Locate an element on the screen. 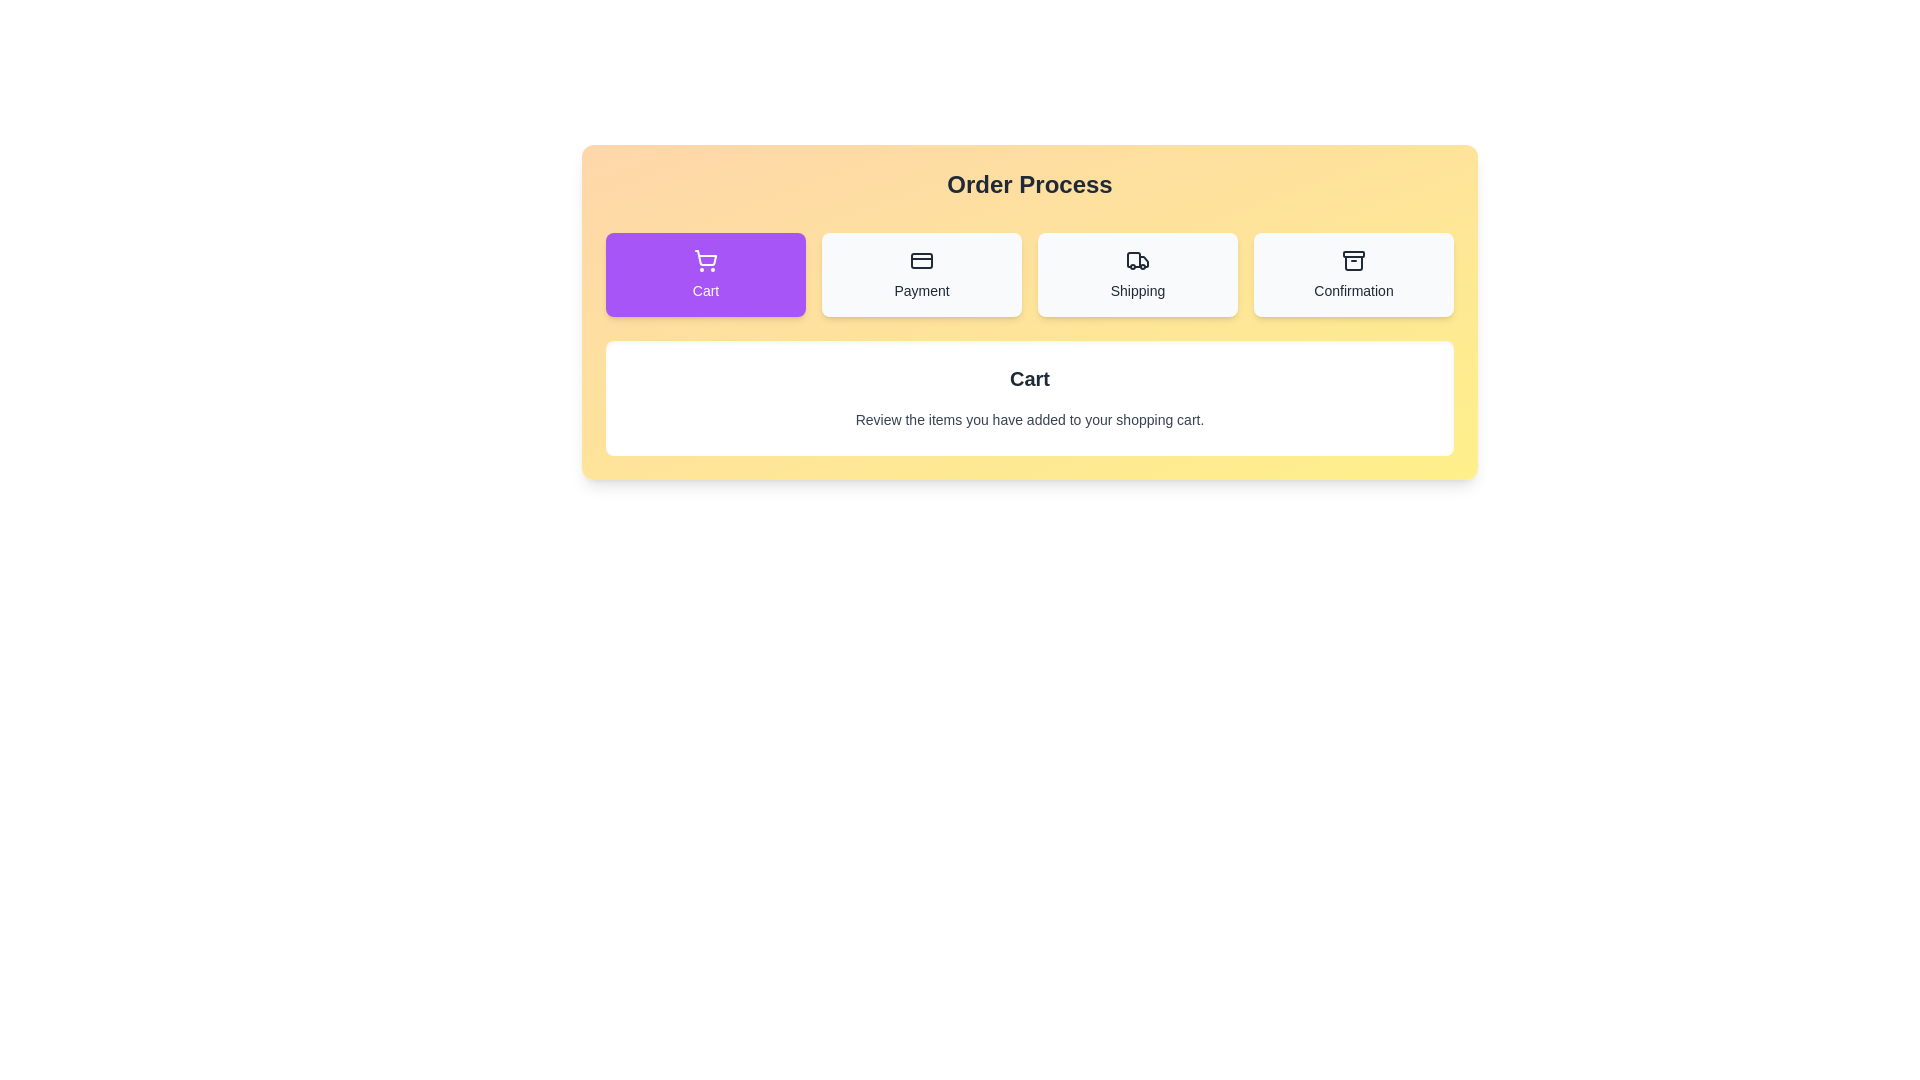  the button labeled Payment to view its hover effect is located at coordinates (920, 274).